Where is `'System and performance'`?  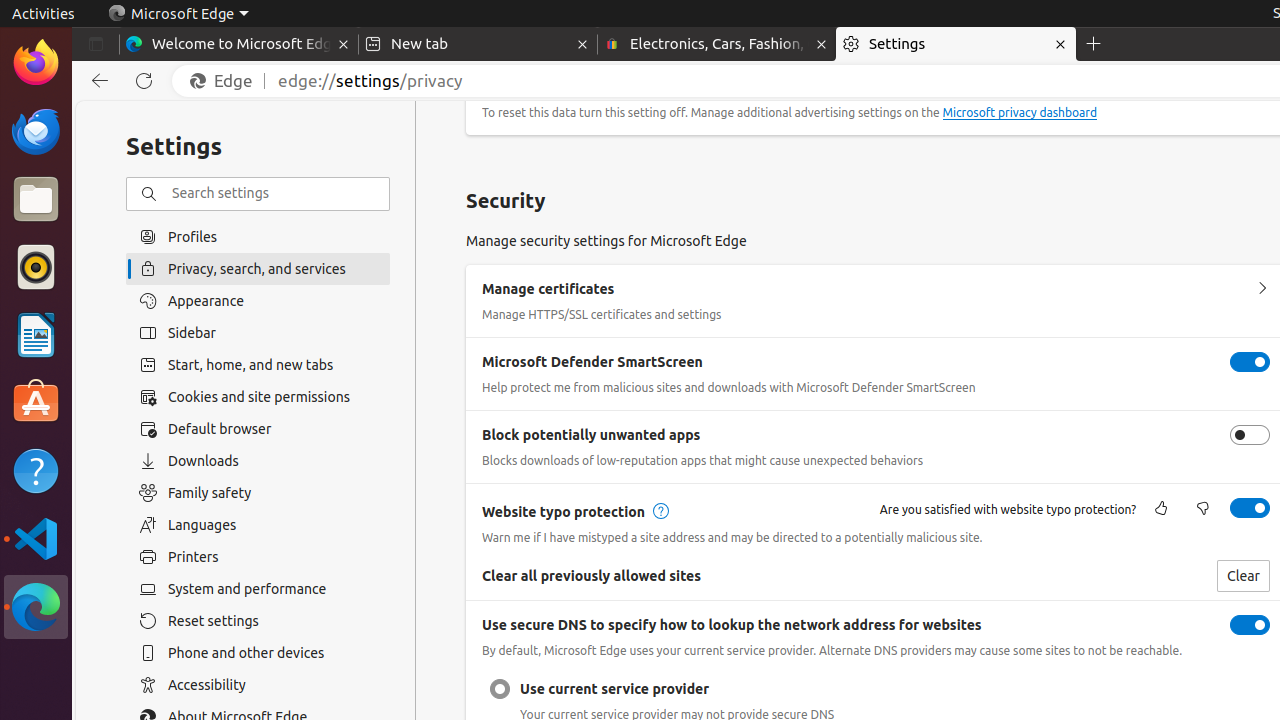 'System and performance' is located at coordinates (257, 588).